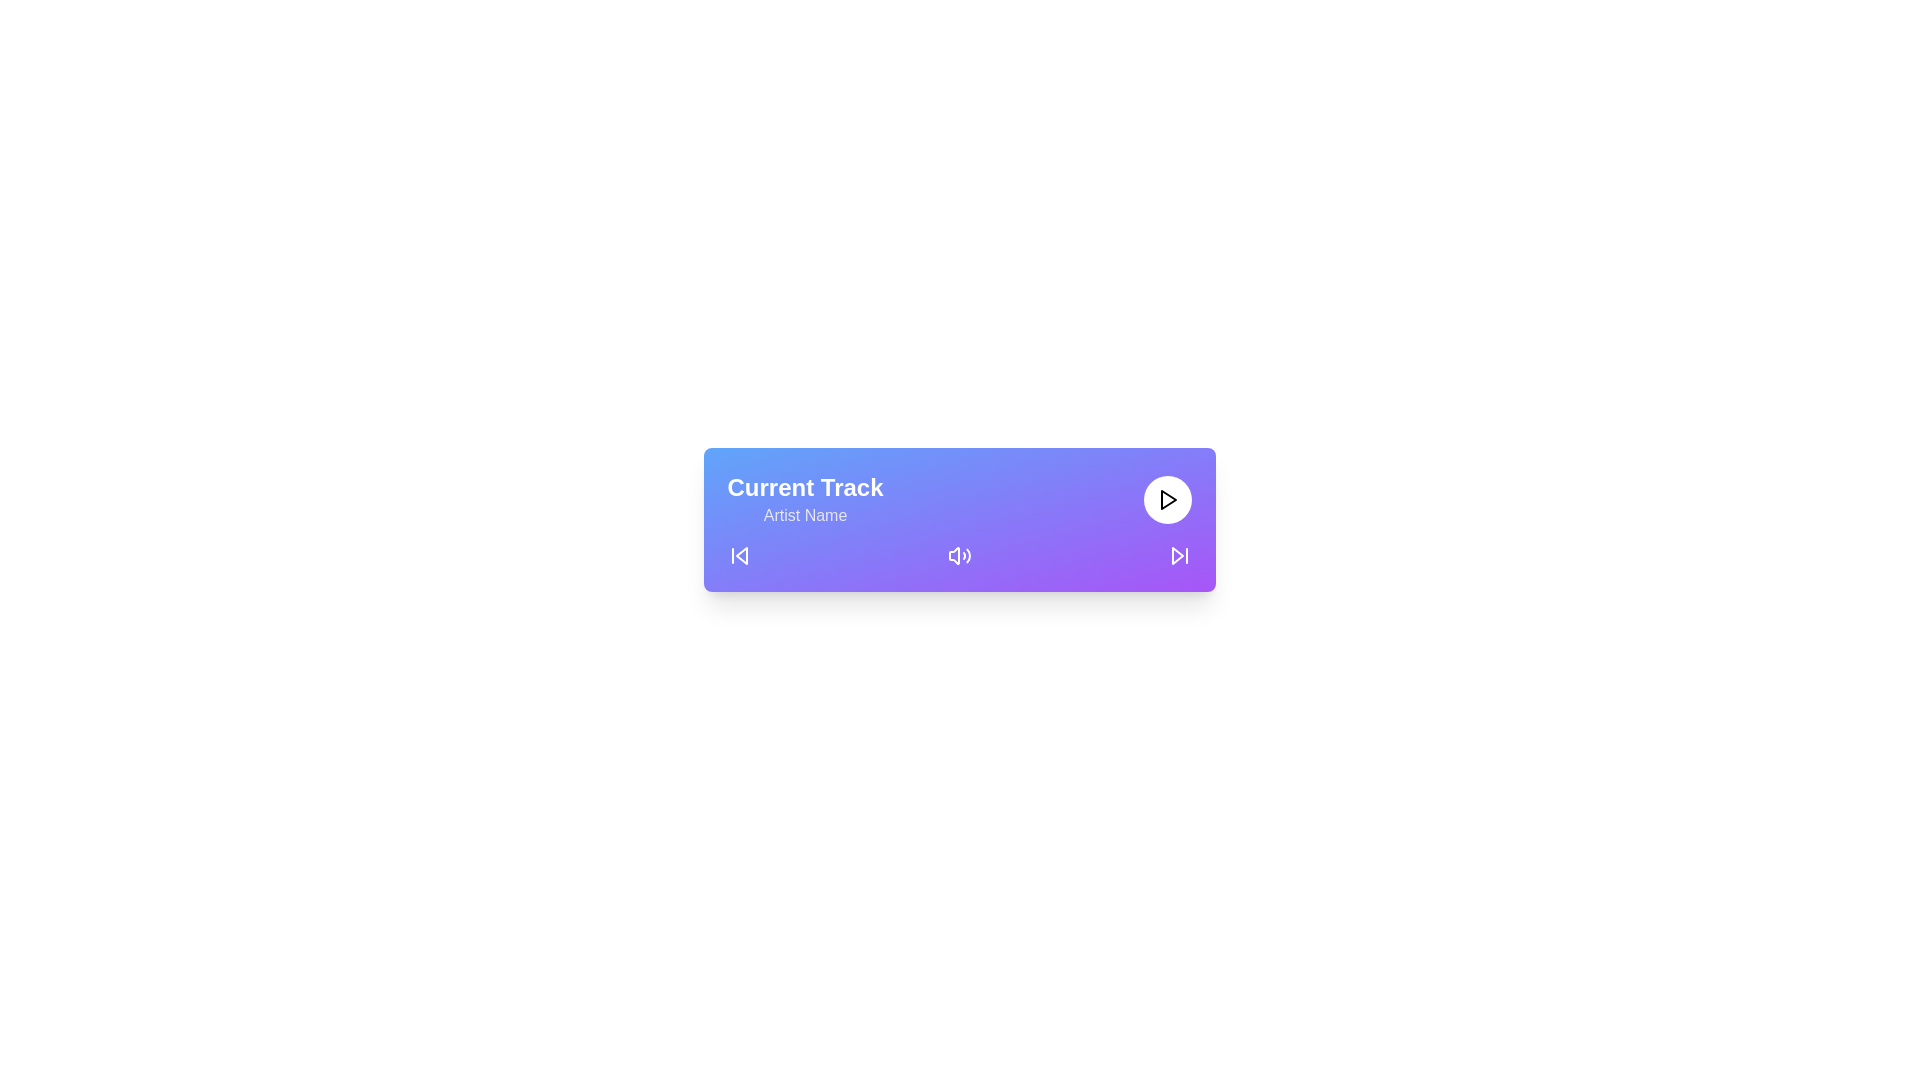 The image size is (1920, 1080). What do you see at coordinates (805, 488) in the screenshot?
I see `the label indicating the currently playing track in the music player interface, located above the 'Artist Name' text element` at bounding box center [805, 488].